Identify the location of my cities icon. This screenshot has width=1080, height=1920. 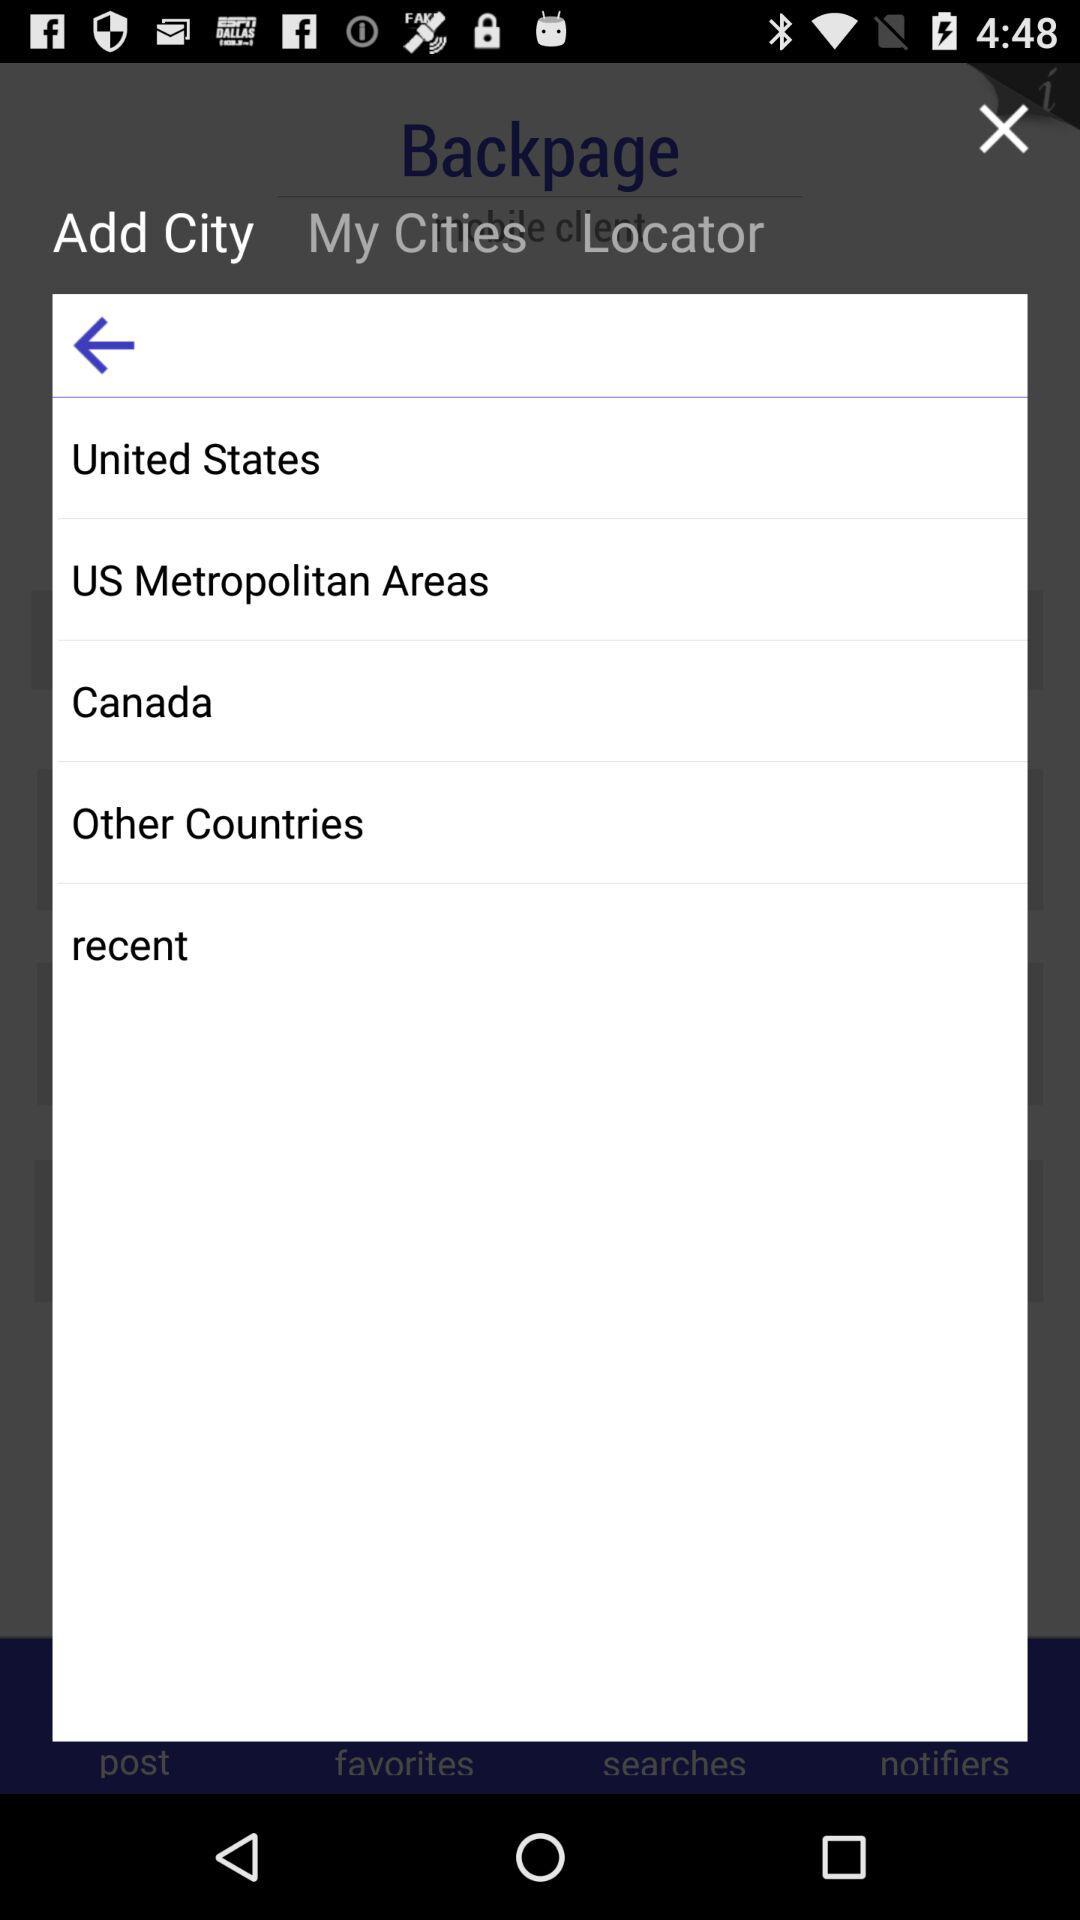
(416, 230).